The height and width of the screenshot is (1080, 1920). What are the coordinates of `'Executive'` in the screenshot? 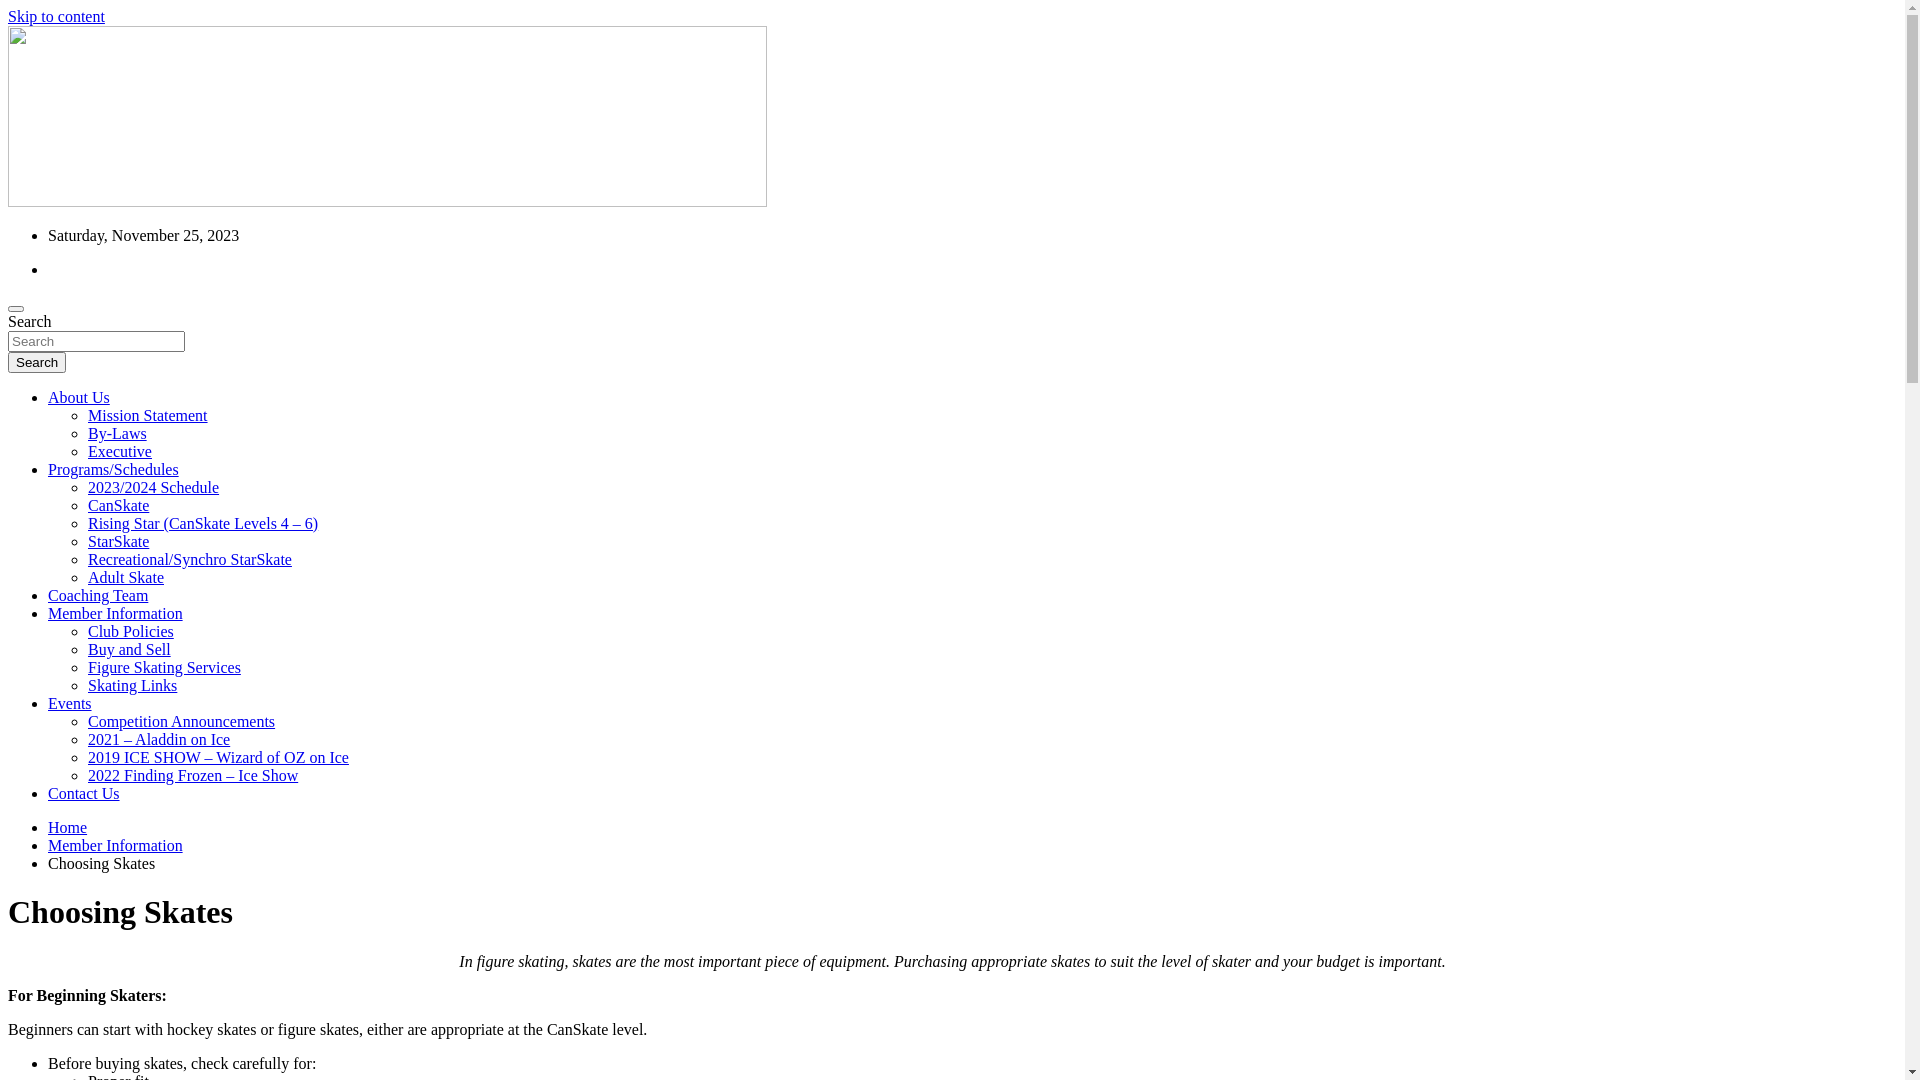 It's located at (86, 451).